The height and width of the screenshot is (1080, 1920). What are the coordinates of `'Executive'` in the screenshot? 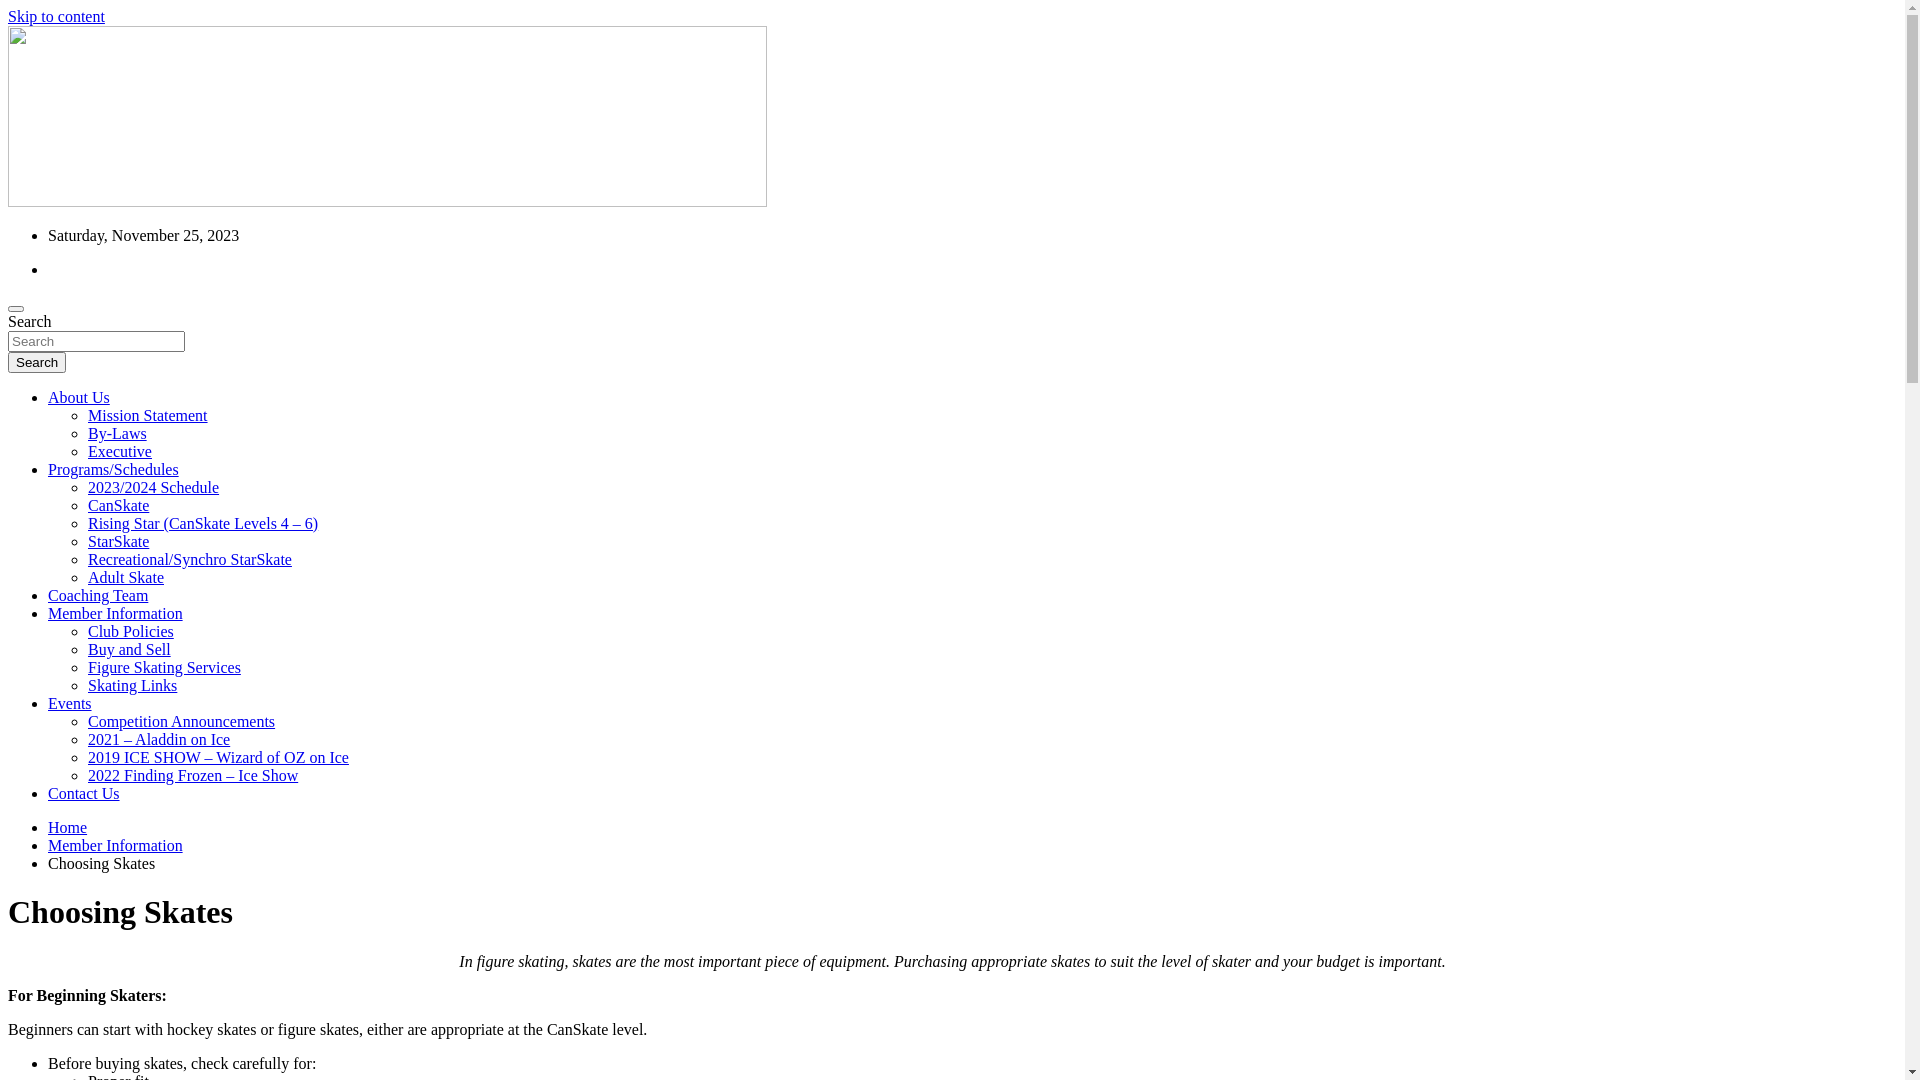 It's located at (86, 451).